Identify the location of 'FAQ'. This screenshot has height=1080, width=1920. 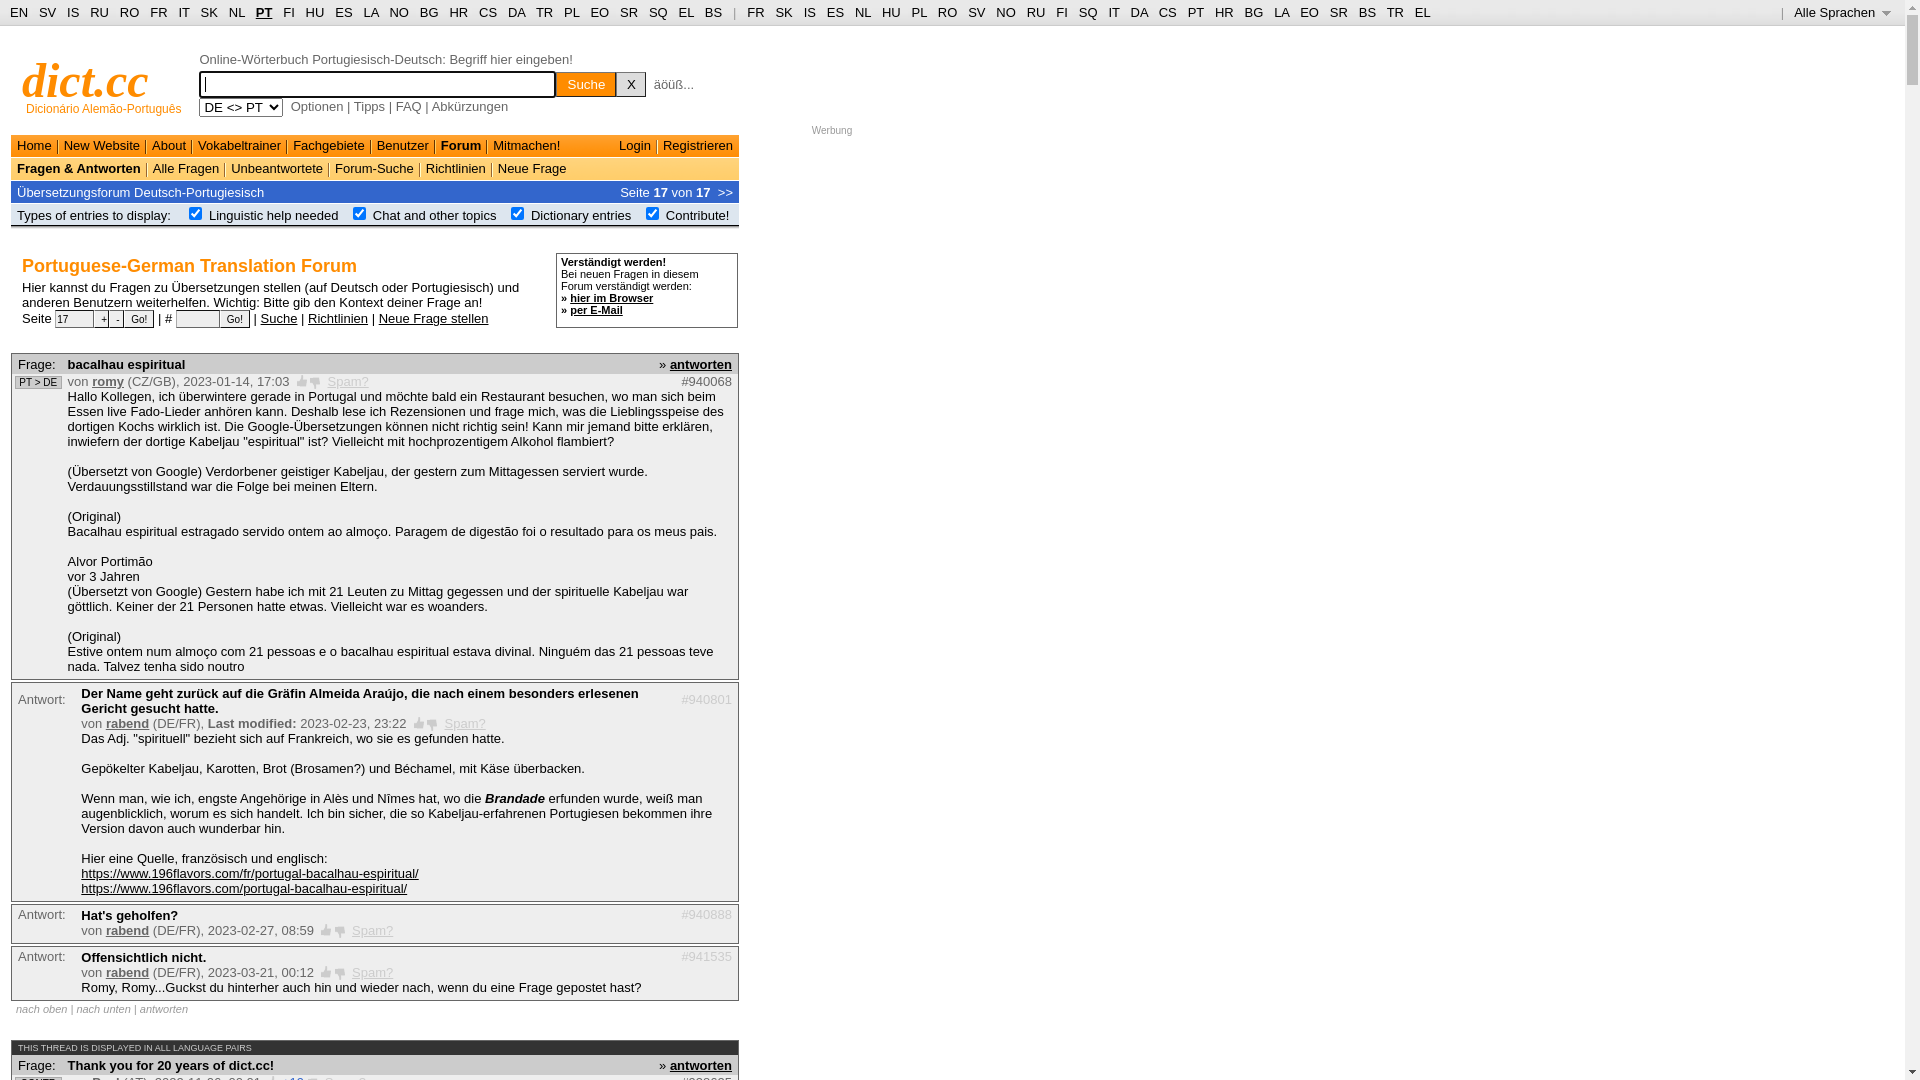
(407, 106).